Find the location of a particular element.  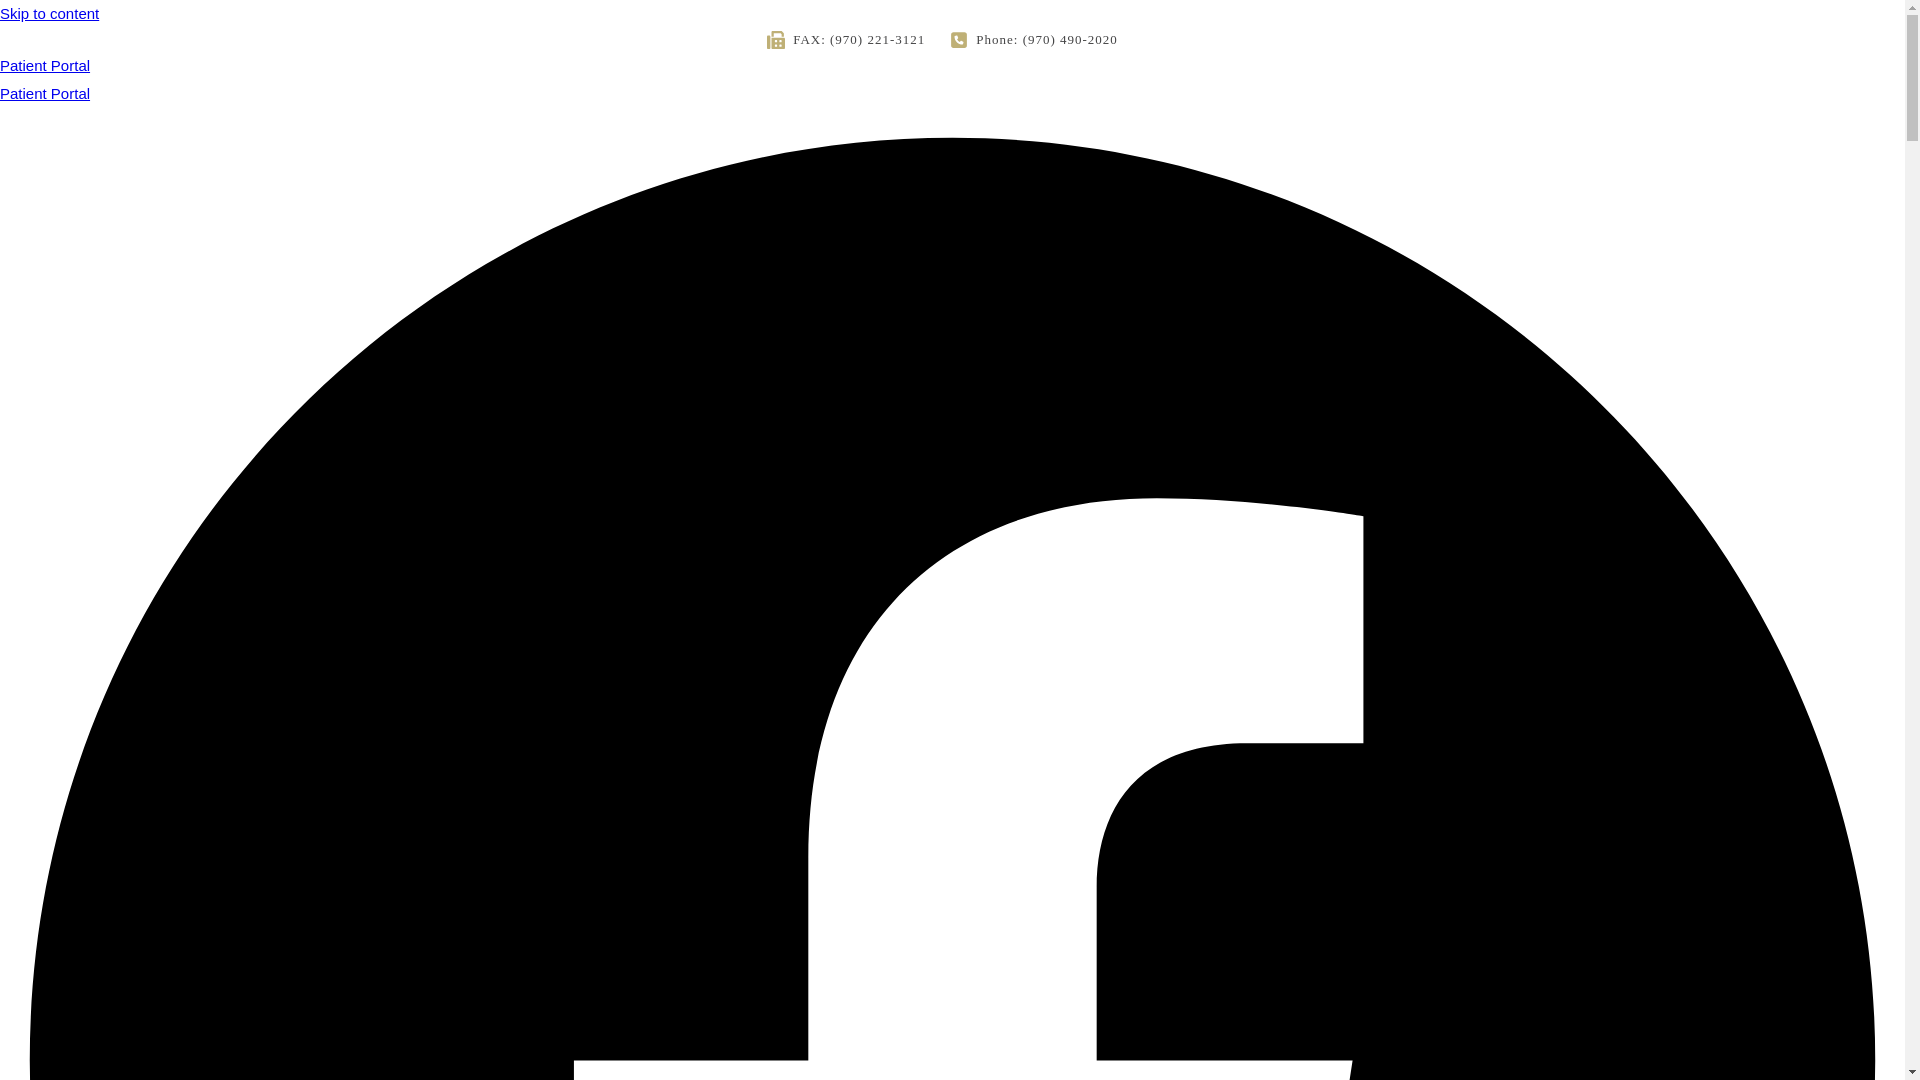

'Skip to content' is located at coordinates (49, 13).